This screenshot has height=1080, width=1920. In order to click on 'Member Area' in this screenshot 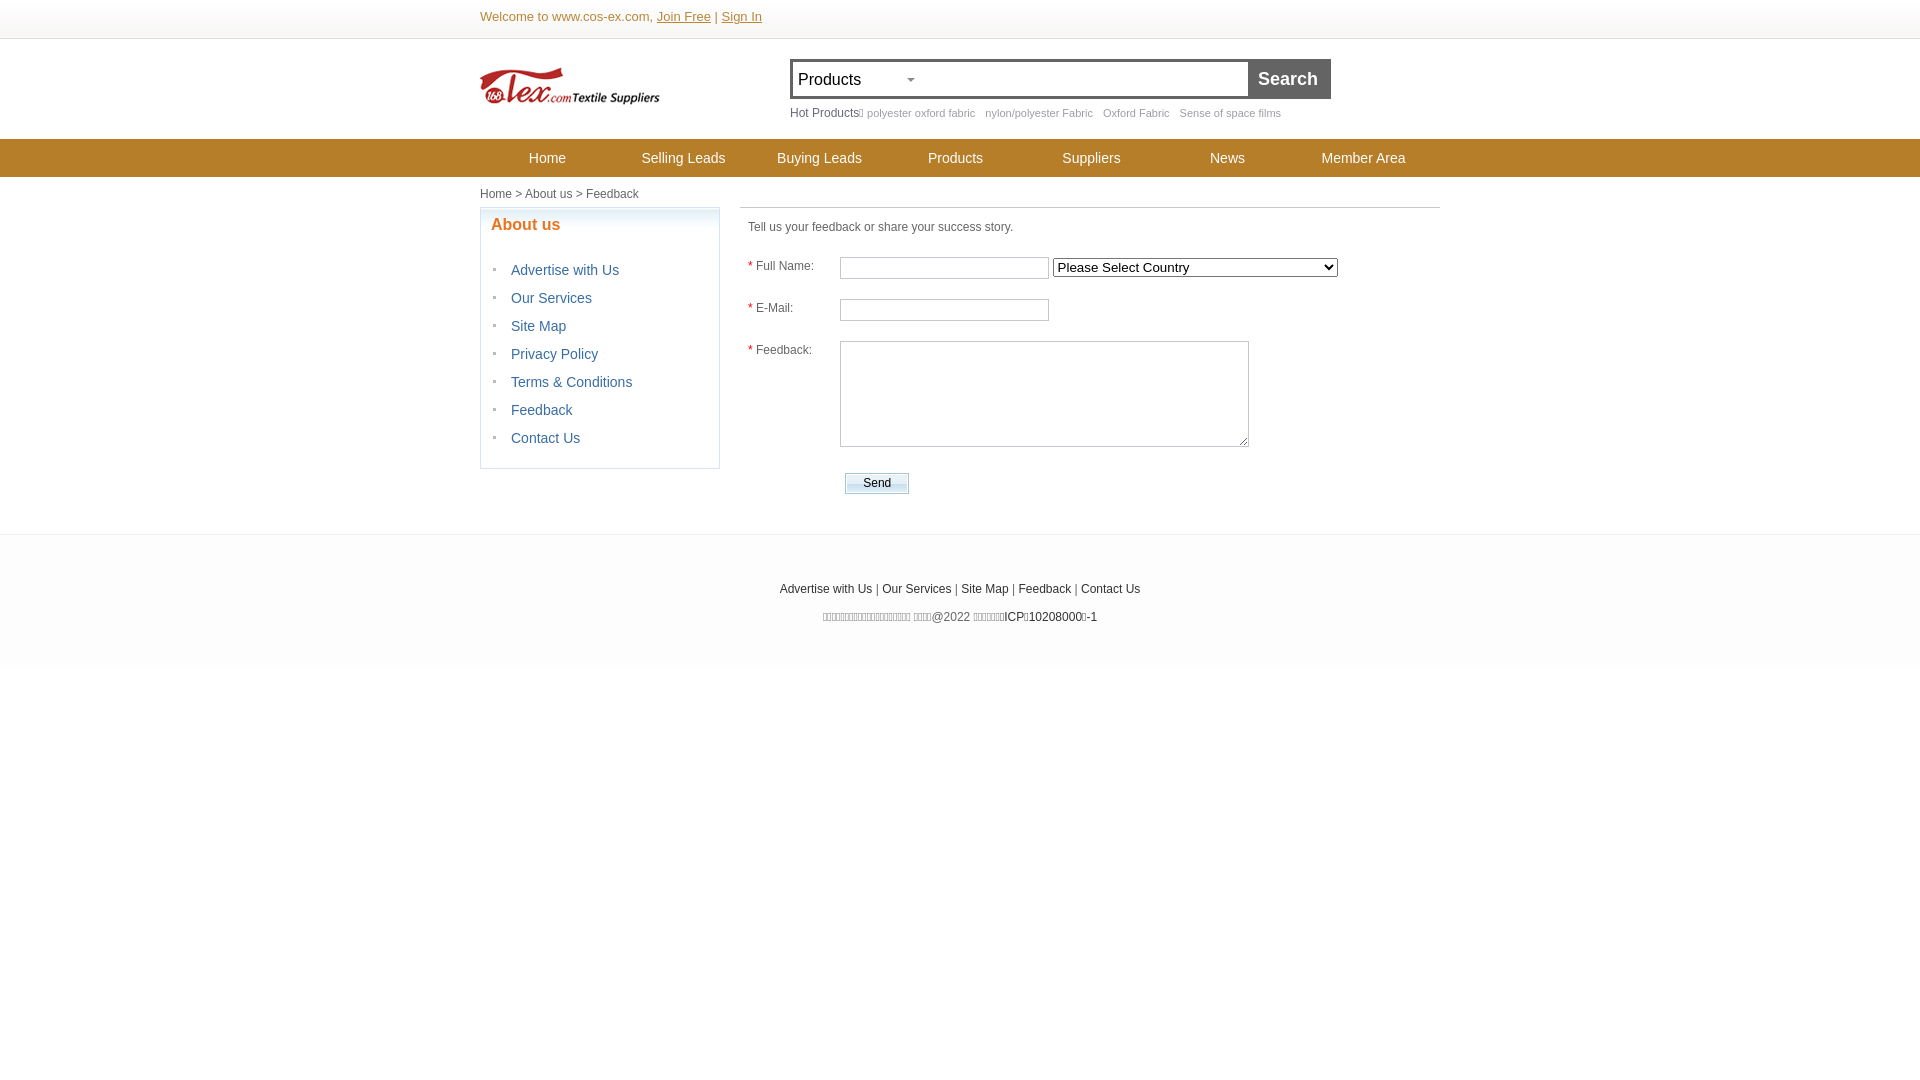, I will do `click(1362, 157)`.